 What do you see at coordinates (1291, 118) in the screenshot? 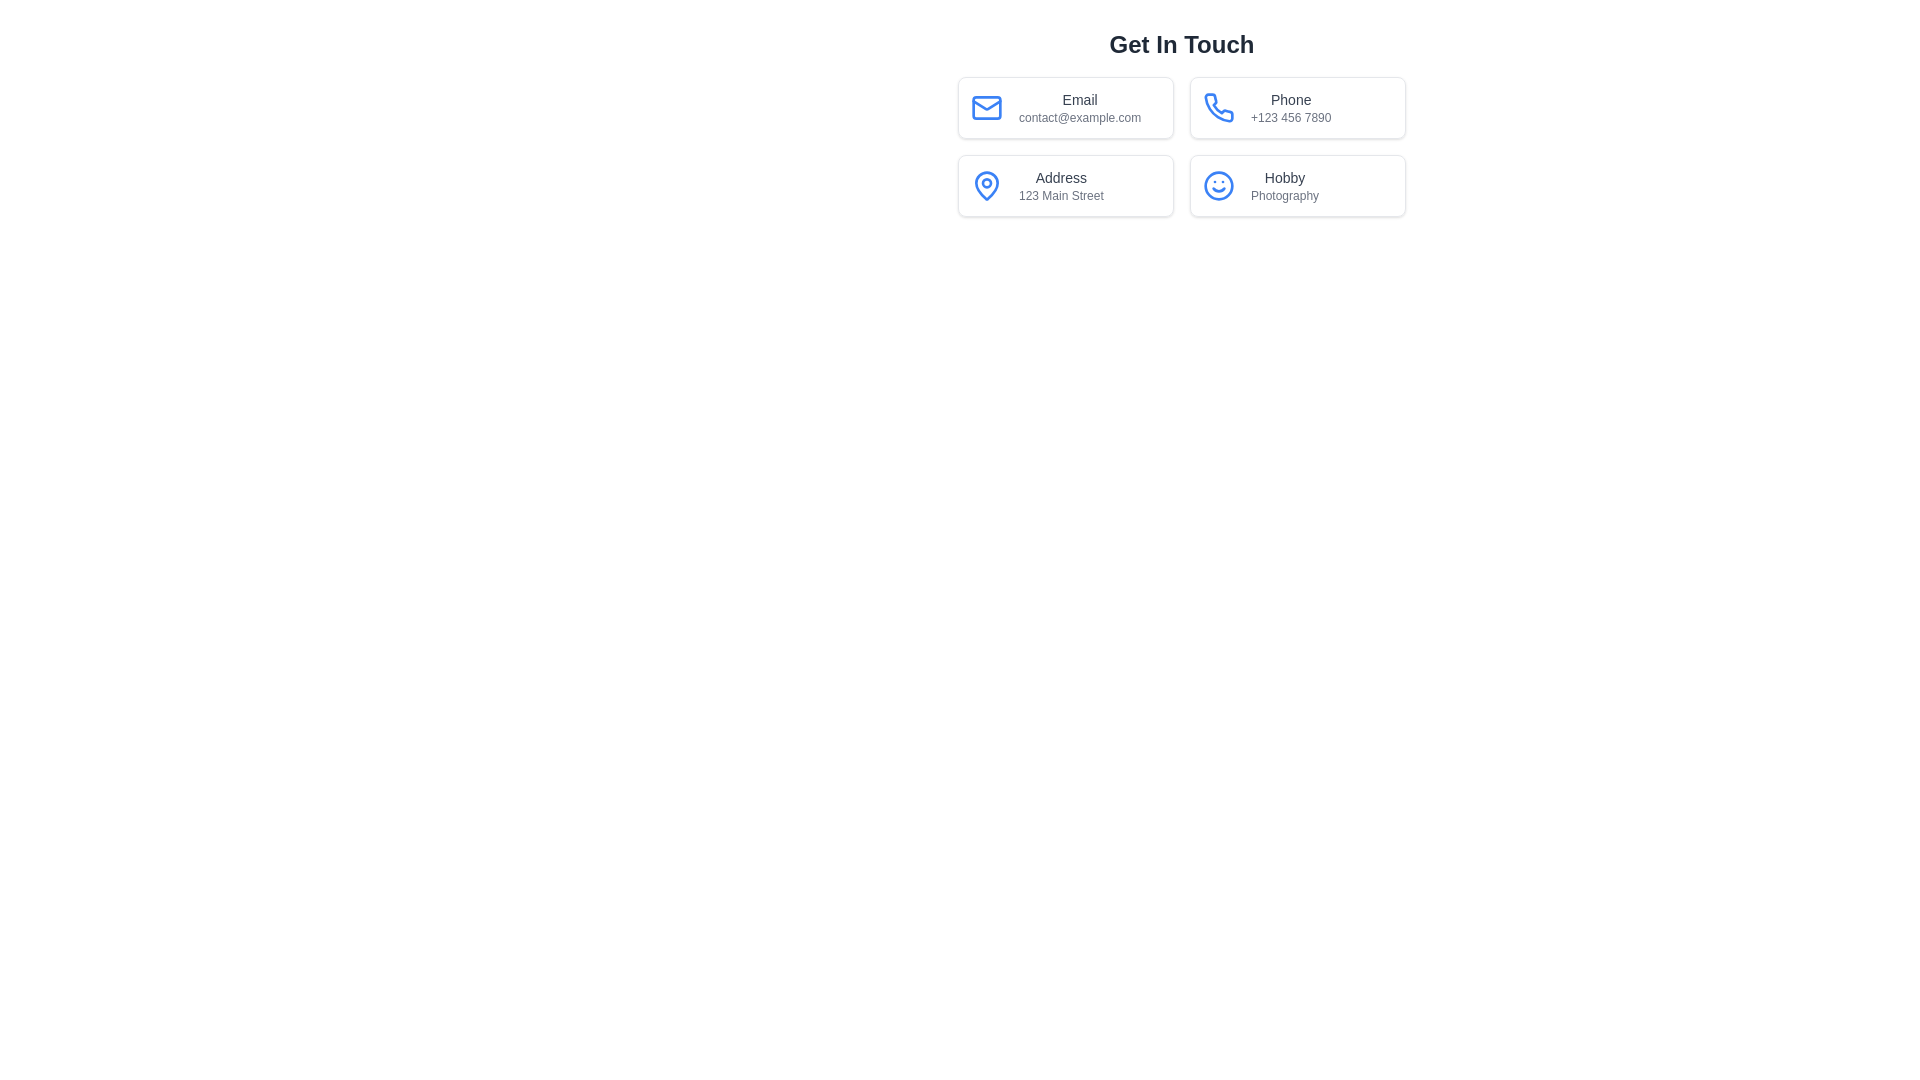
I see `phone number displayed in the top-right section of the grid layout, specifically below the 'Phone' label and next to the phone icon` at bounding box center [1291, 118].